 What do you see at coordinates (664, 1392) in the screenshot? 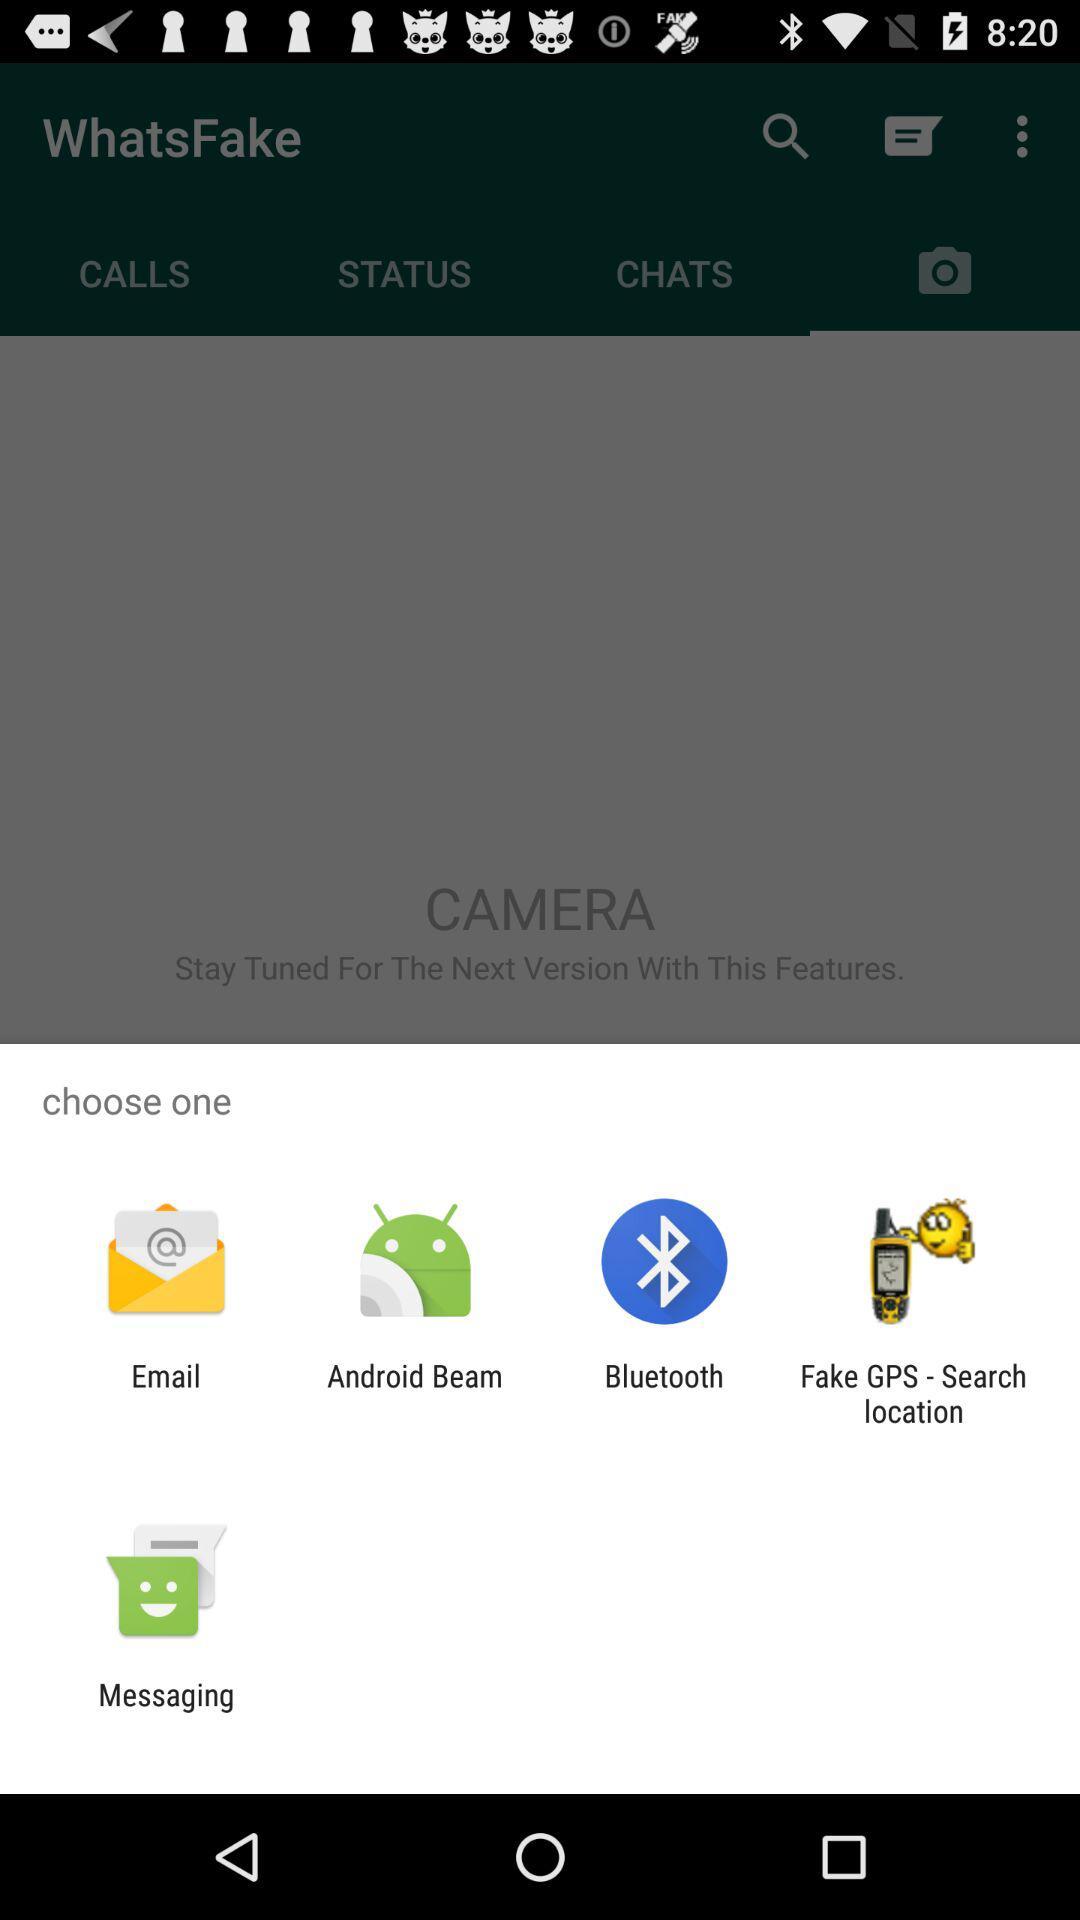
I see `the bluetooth app` at bounding box center [664, 1392].